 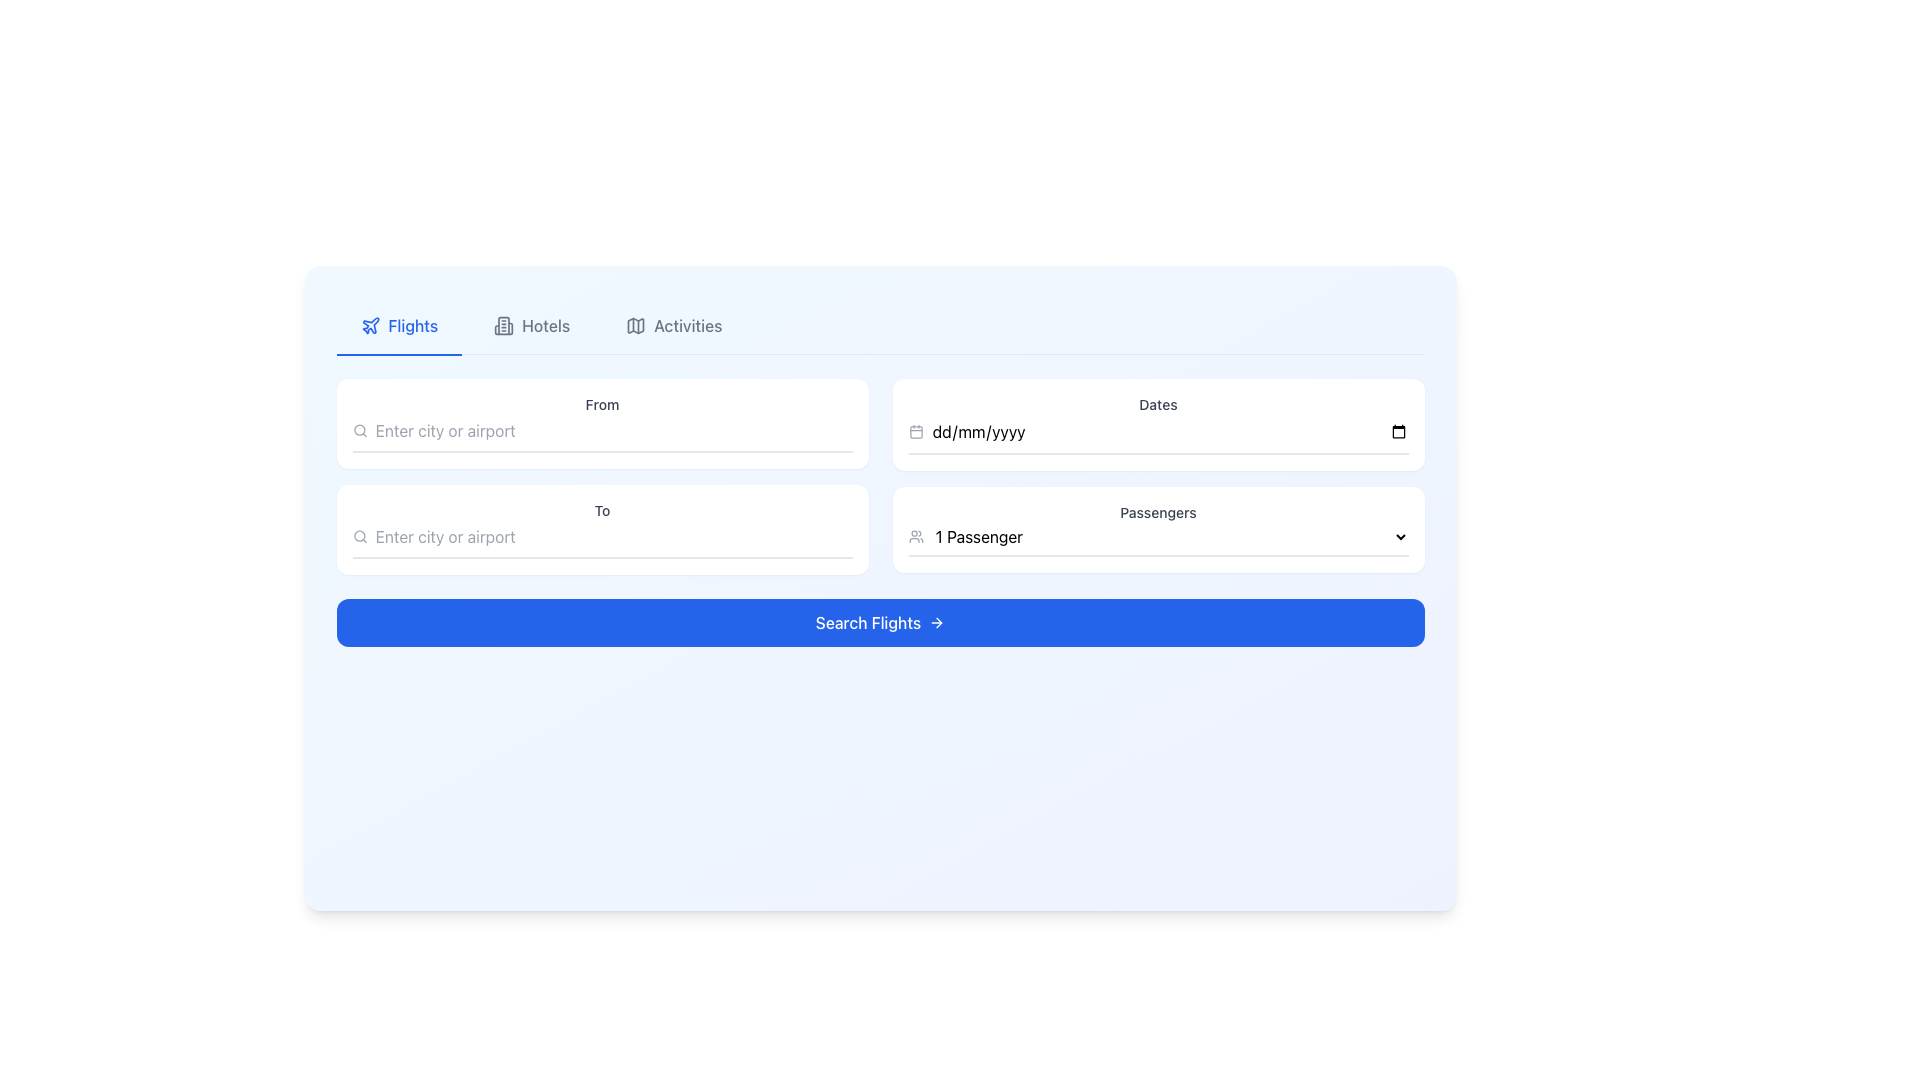 I want to click on the rectangular 'Search Flights' button with a bold blue background and white text, so click(x=880, y=622).